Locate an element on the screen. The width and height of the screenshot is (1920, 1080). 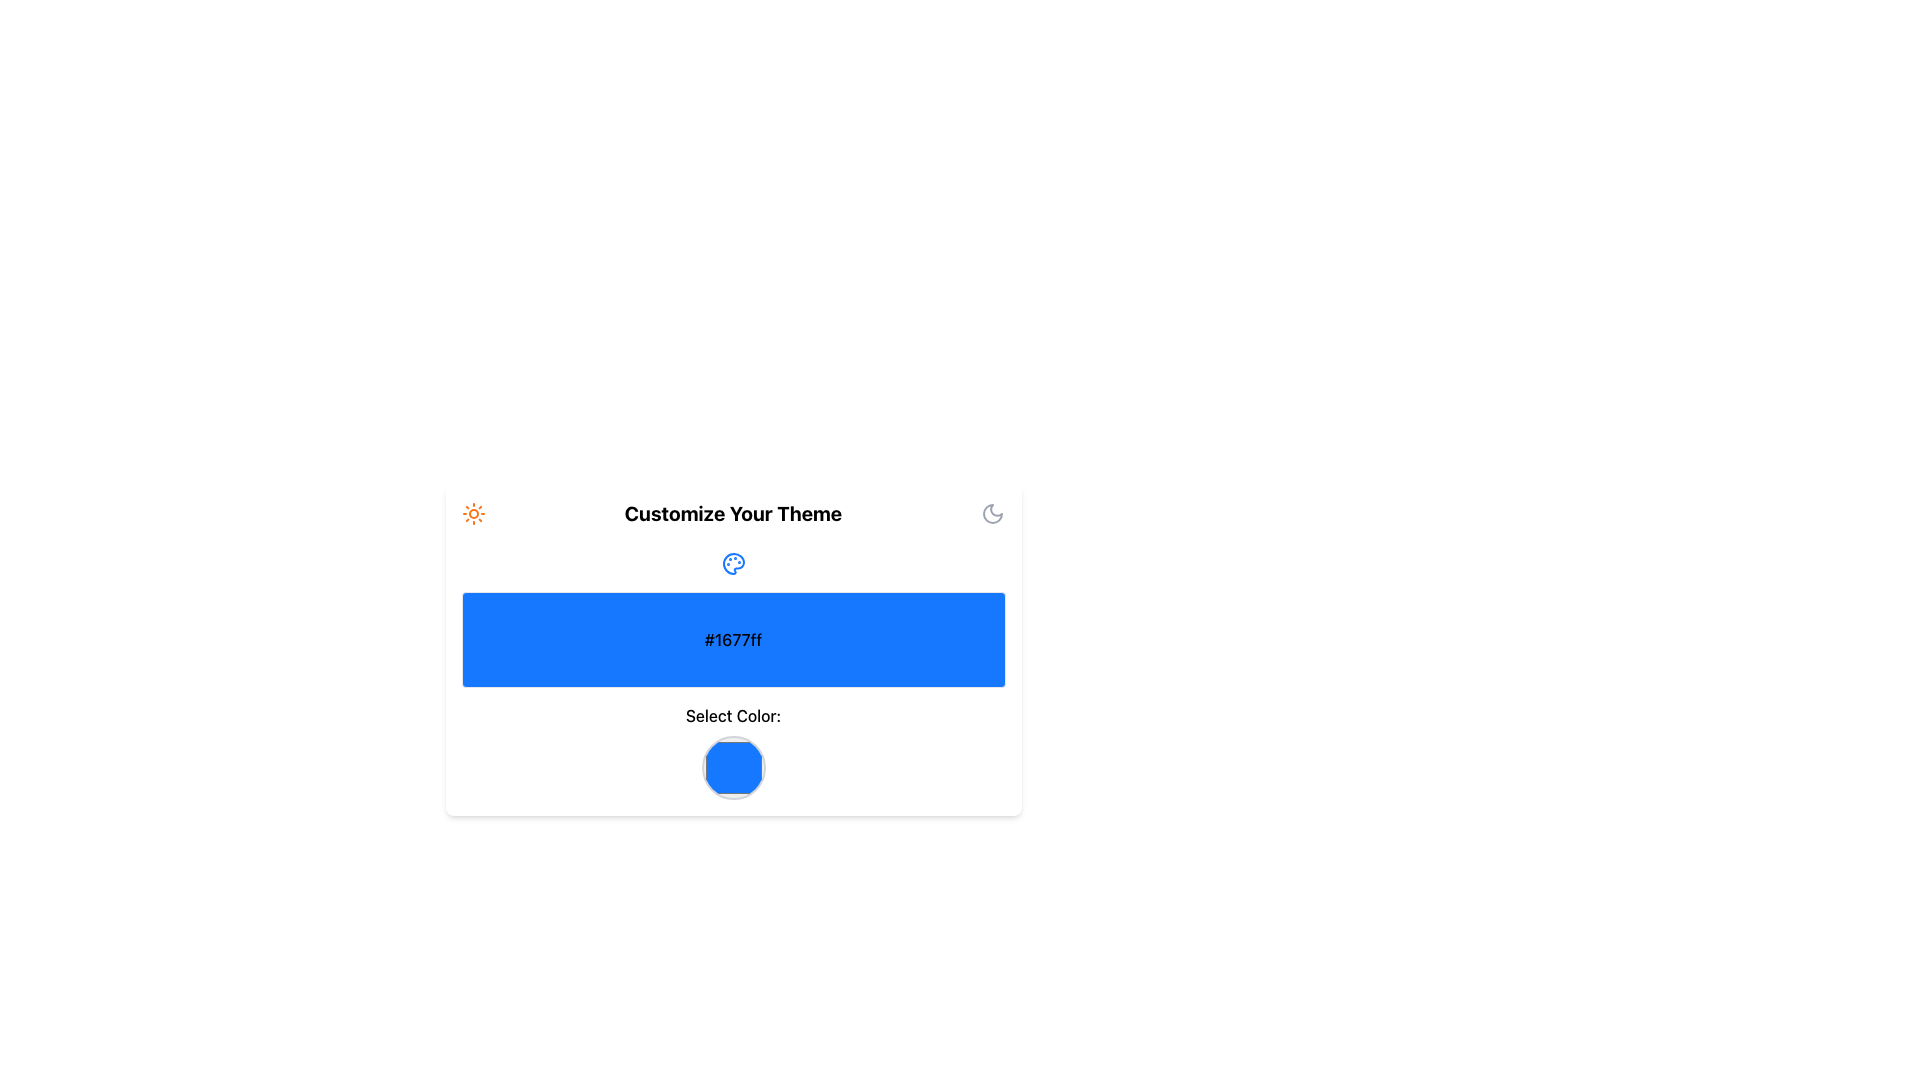
the toggle icon for switching between light and dark modes located in the top right corner of the theme customization interface, adjacent to the title 'Customize Your Theme' is located at coordinates (993, 512).